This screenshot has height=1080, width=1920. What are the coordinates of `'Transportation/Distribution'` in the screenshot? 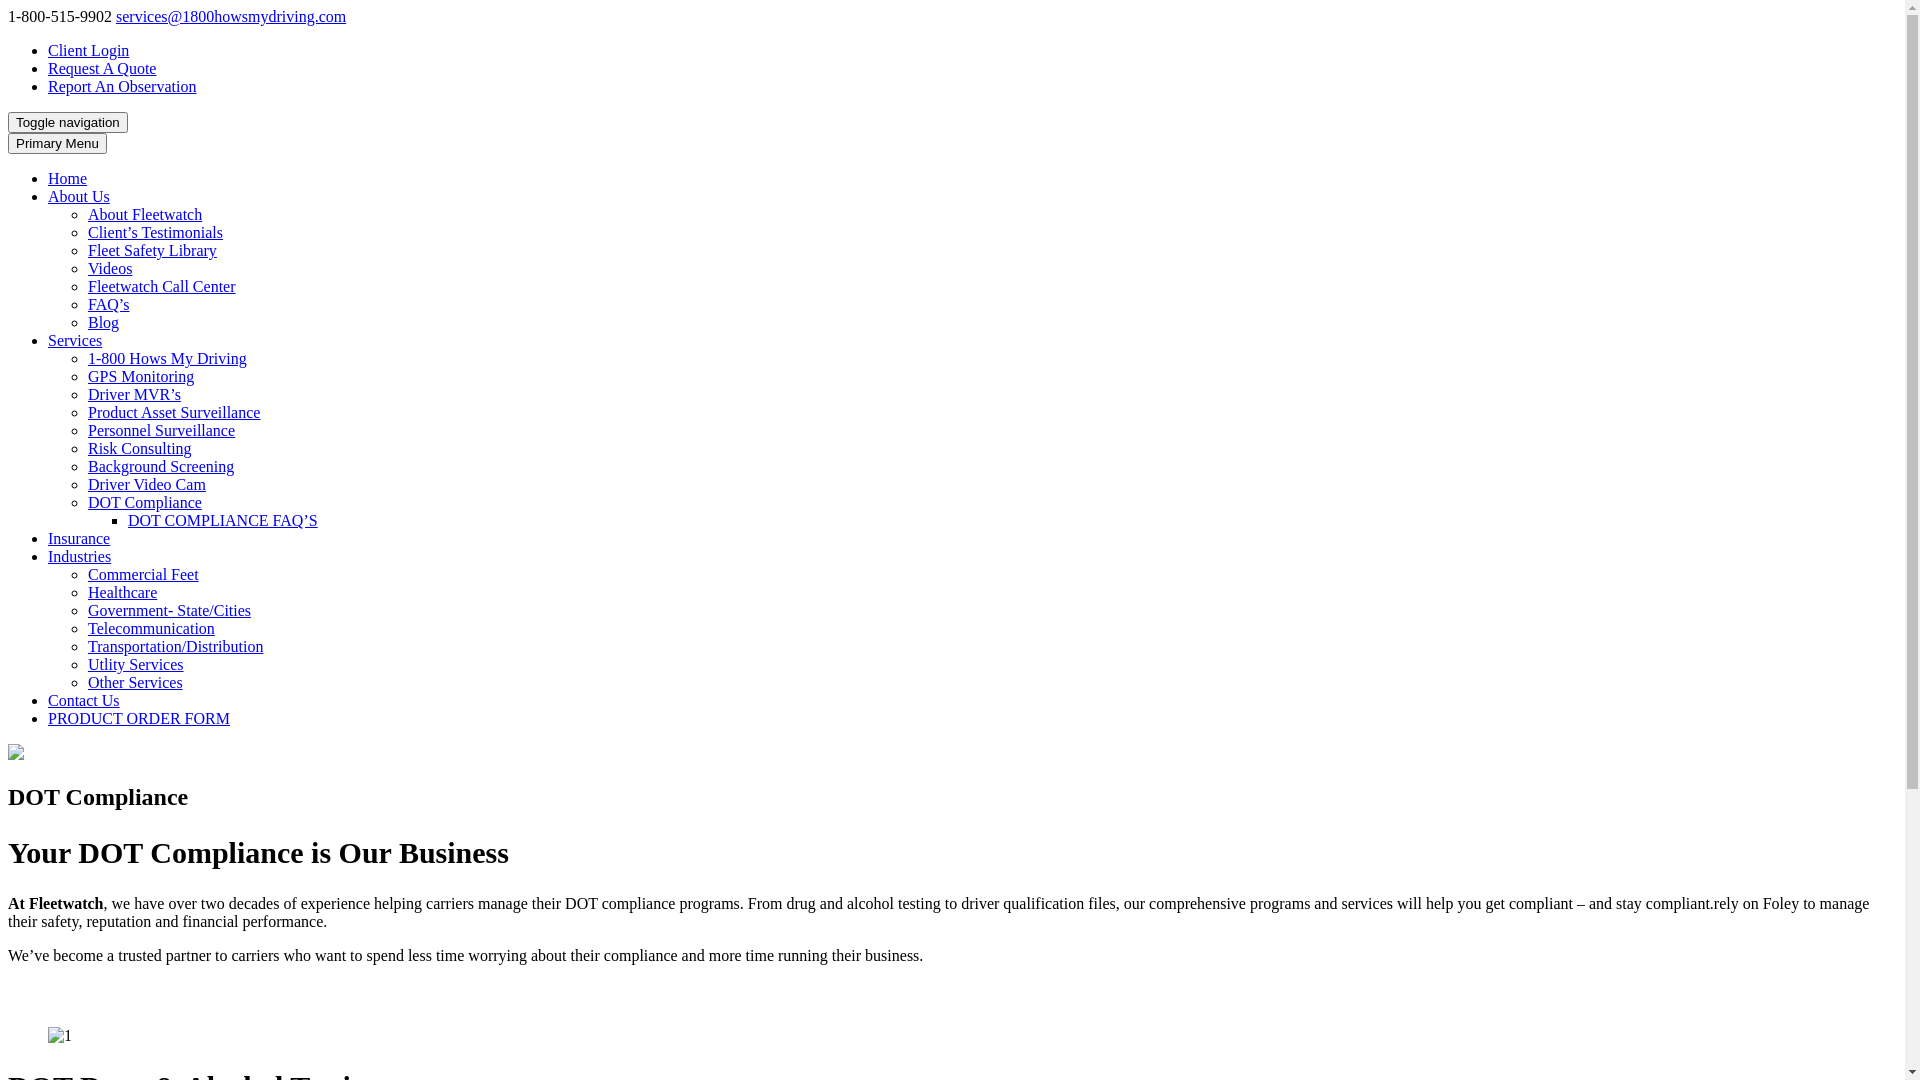 It's located at (175, 646).